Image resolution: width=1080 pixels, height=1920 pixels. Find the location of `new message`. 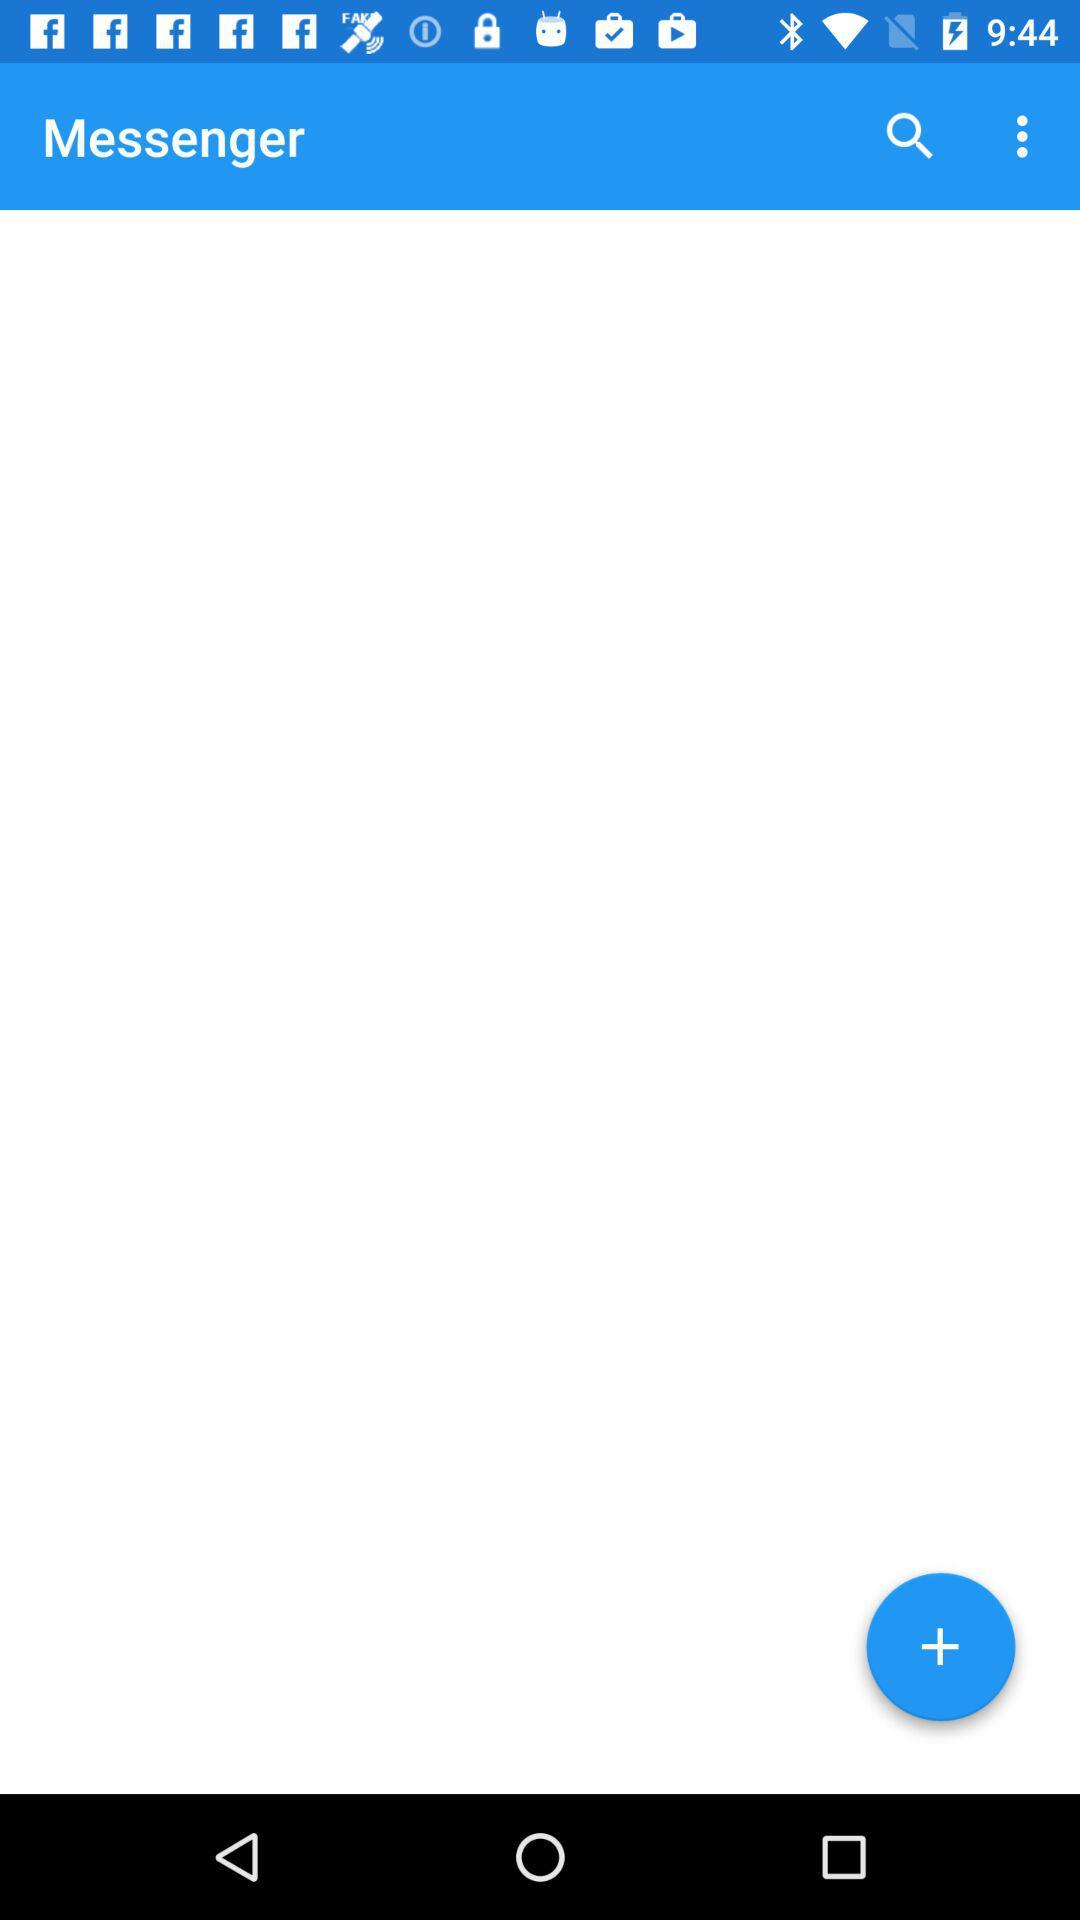

new message is located at coordinates (940, 1654).